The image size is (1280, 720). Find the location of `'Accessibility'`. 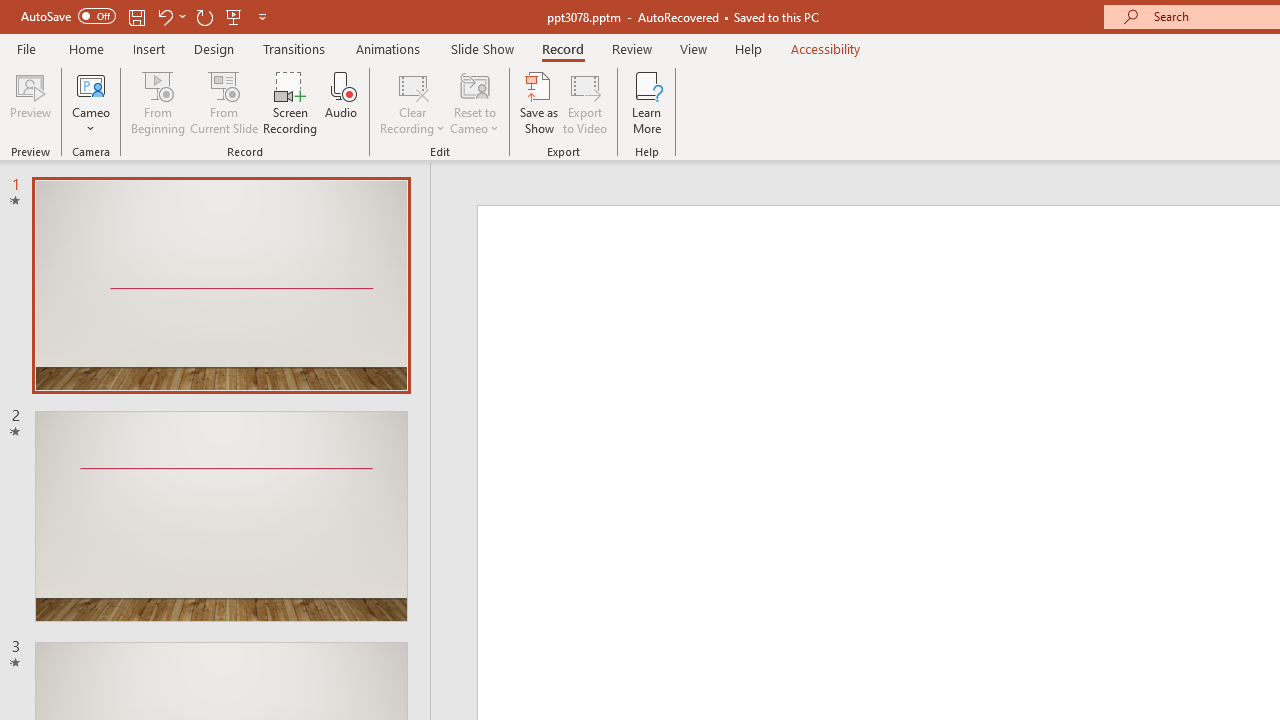

'Accessibility' is located at coordinates (826, 48).